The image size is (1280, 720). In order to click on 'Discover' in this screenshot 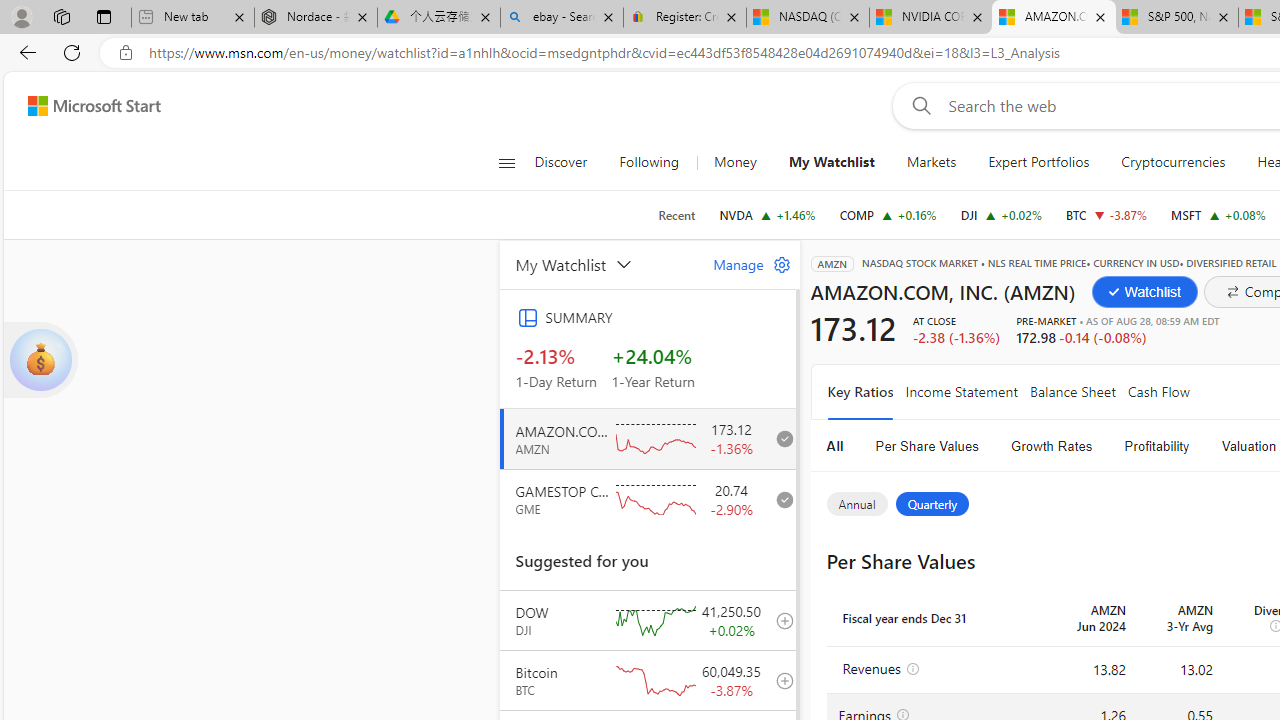, I will do `click(567, 162)`.